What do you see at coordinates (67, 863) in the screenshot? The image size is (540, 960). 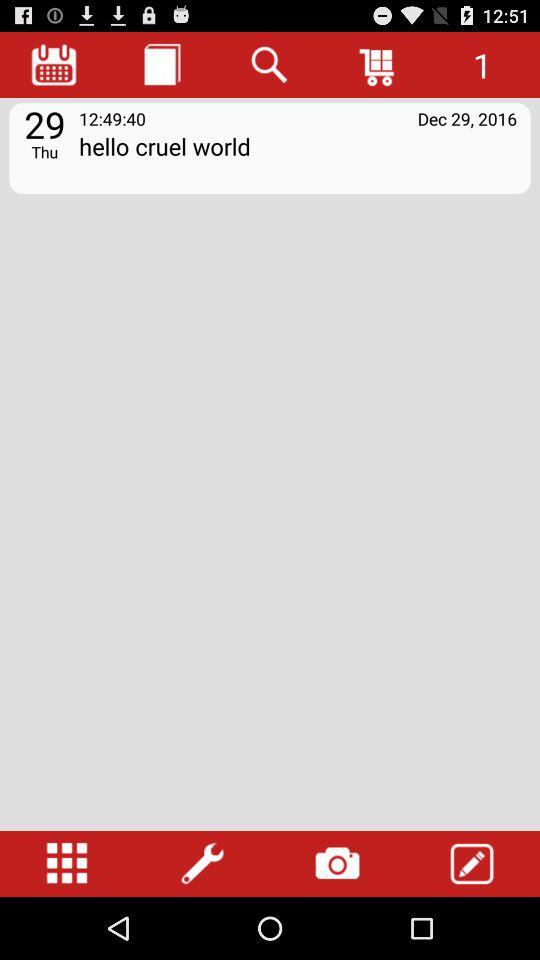 I see `button at the bottom left corner` at bounding box center [67, 863].